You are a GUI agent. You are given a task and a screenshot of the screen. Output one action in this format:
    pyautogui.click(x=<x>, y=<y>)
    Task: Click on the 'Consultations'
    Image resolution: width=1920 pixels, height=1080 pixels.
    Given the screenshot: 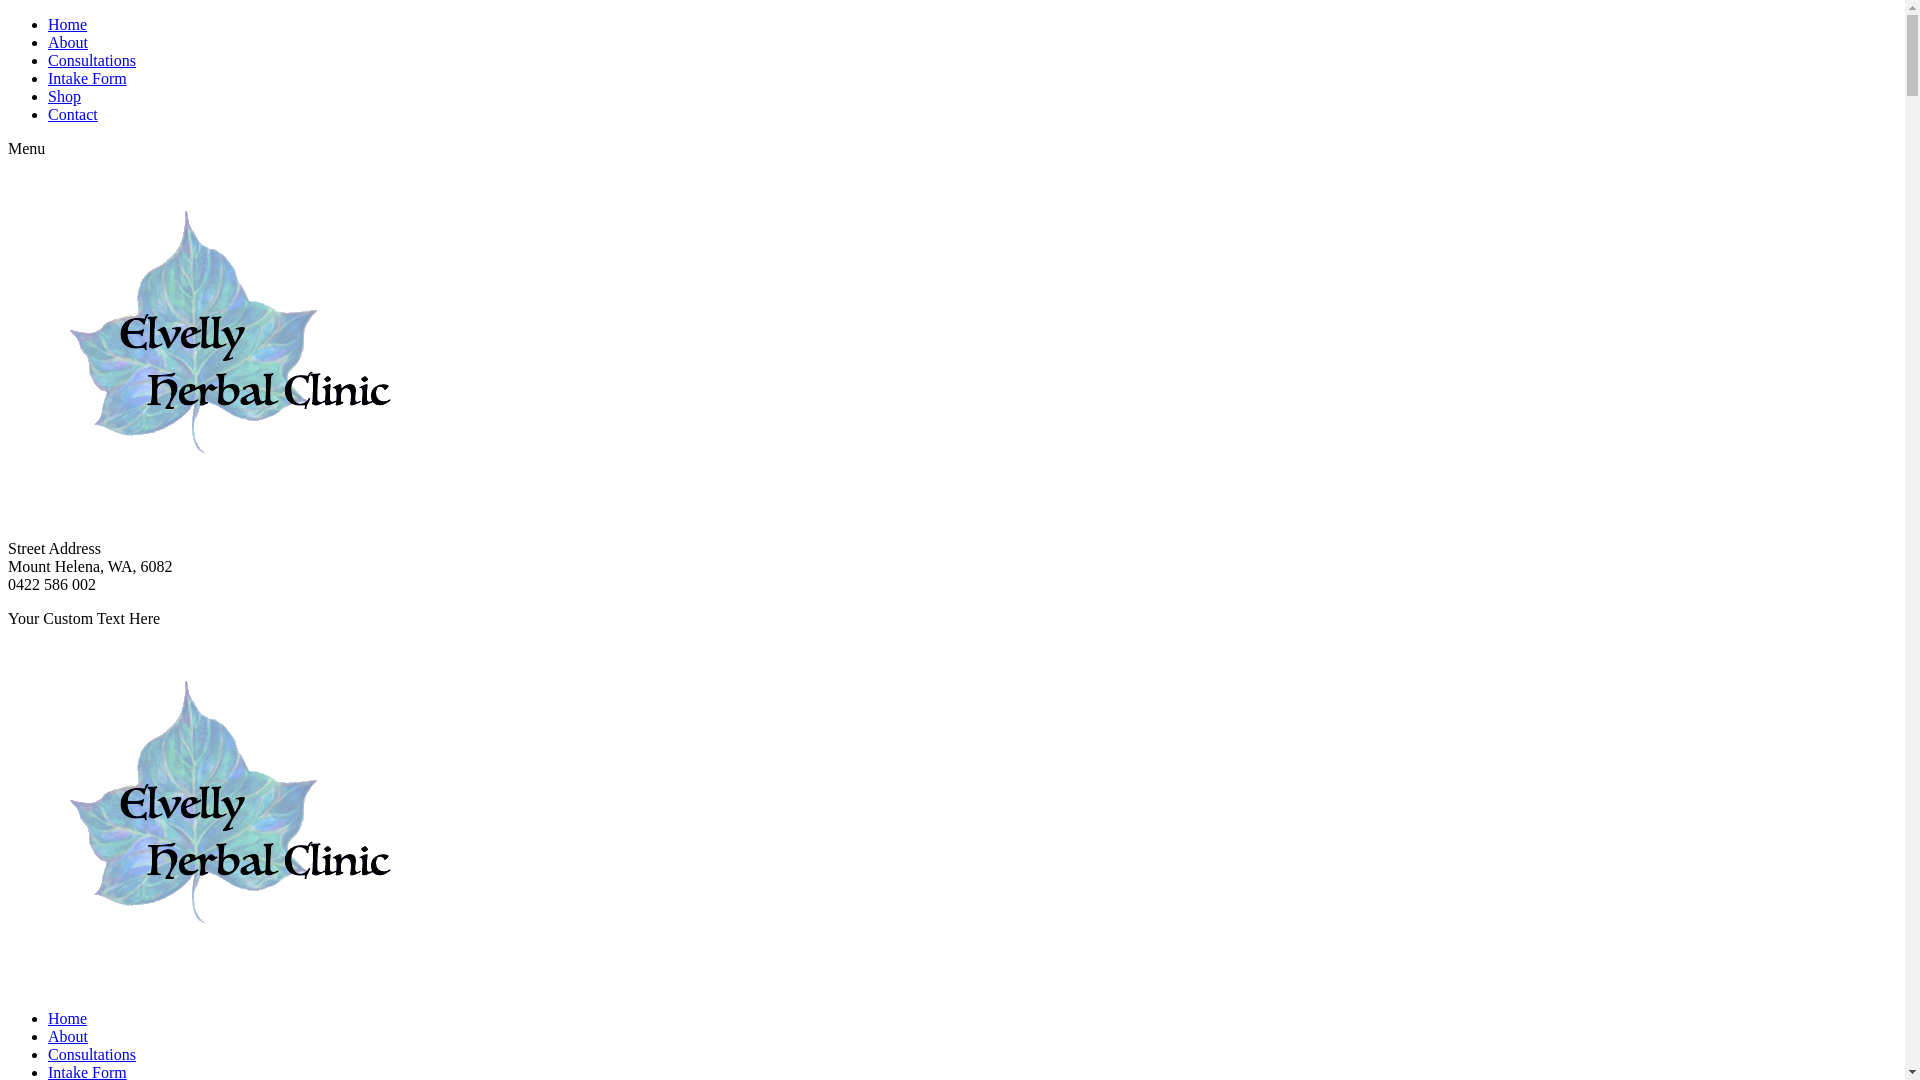 What is the action you would take?
    pyautogui.click(x=90, y=59)
    